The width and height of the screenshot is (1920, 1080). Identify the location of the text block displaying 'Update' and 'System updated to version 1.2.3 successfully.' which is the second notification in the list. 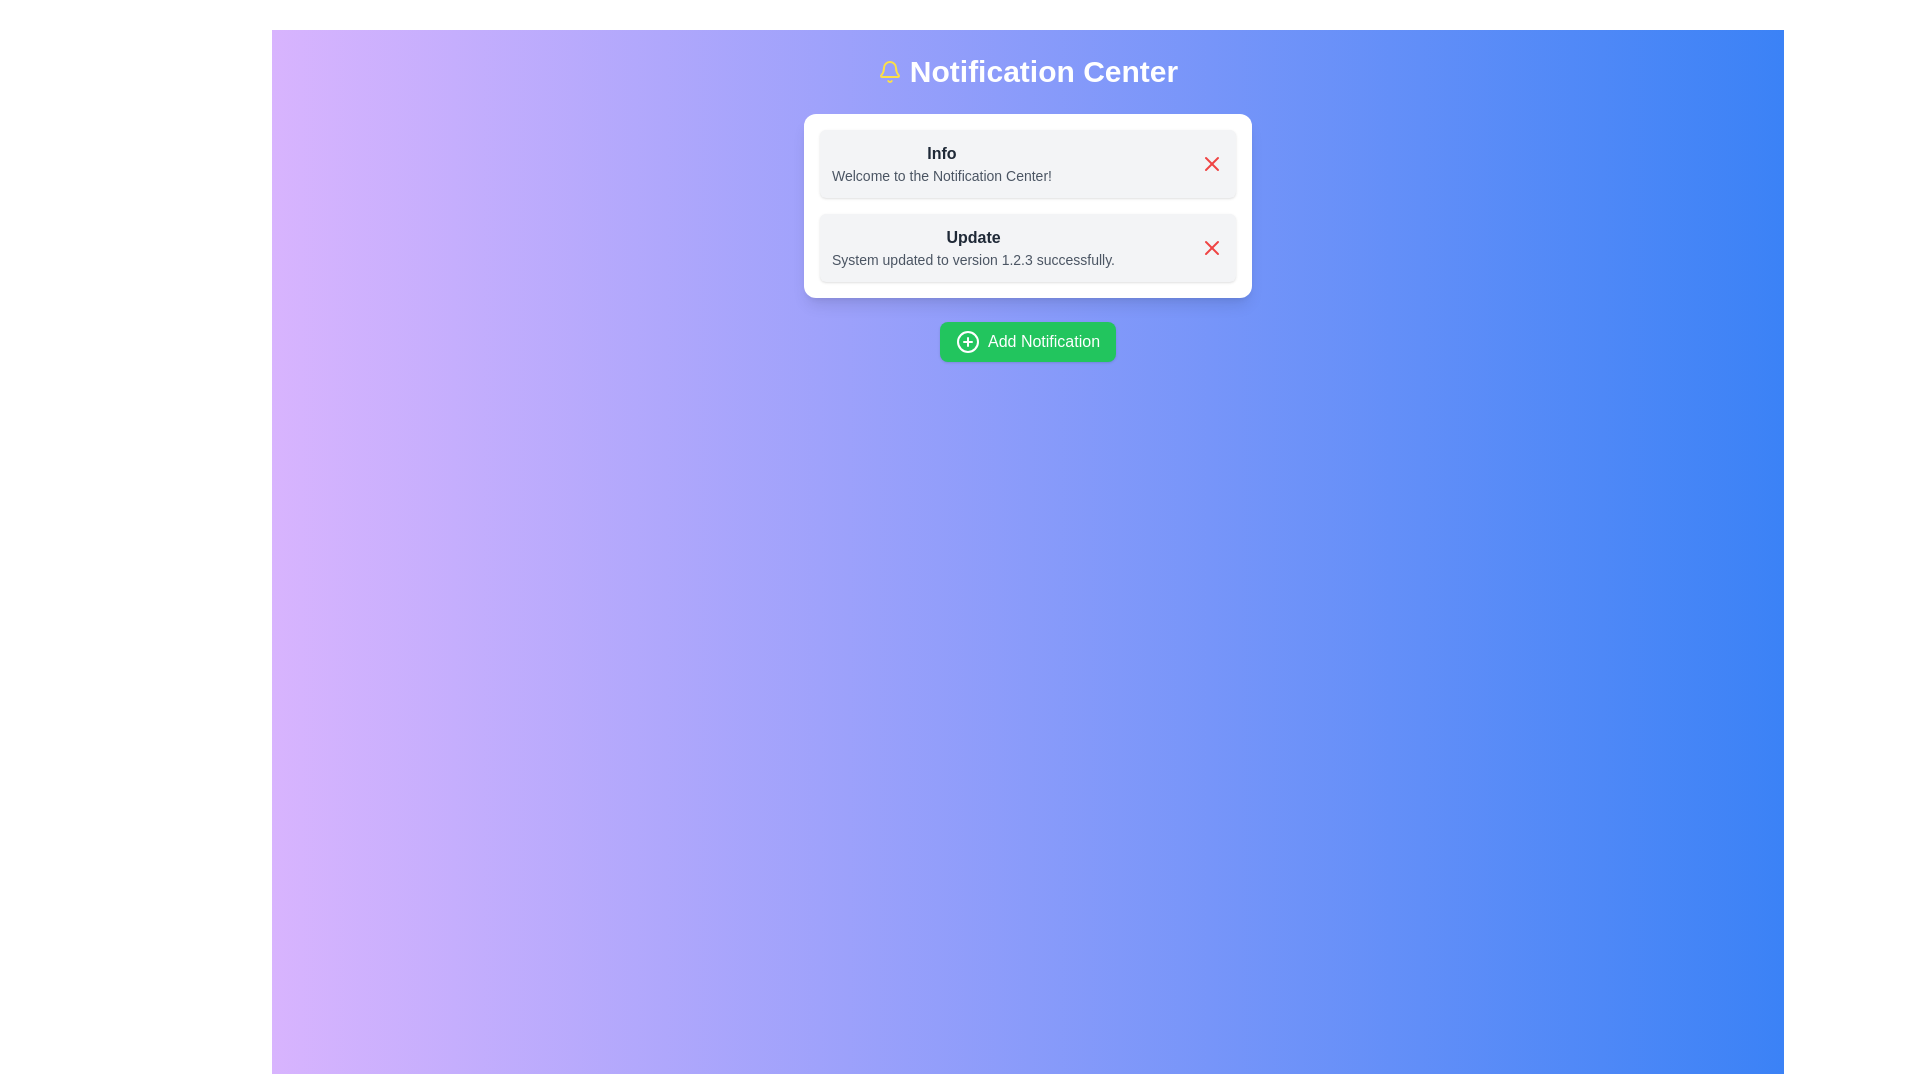
(973, 246).